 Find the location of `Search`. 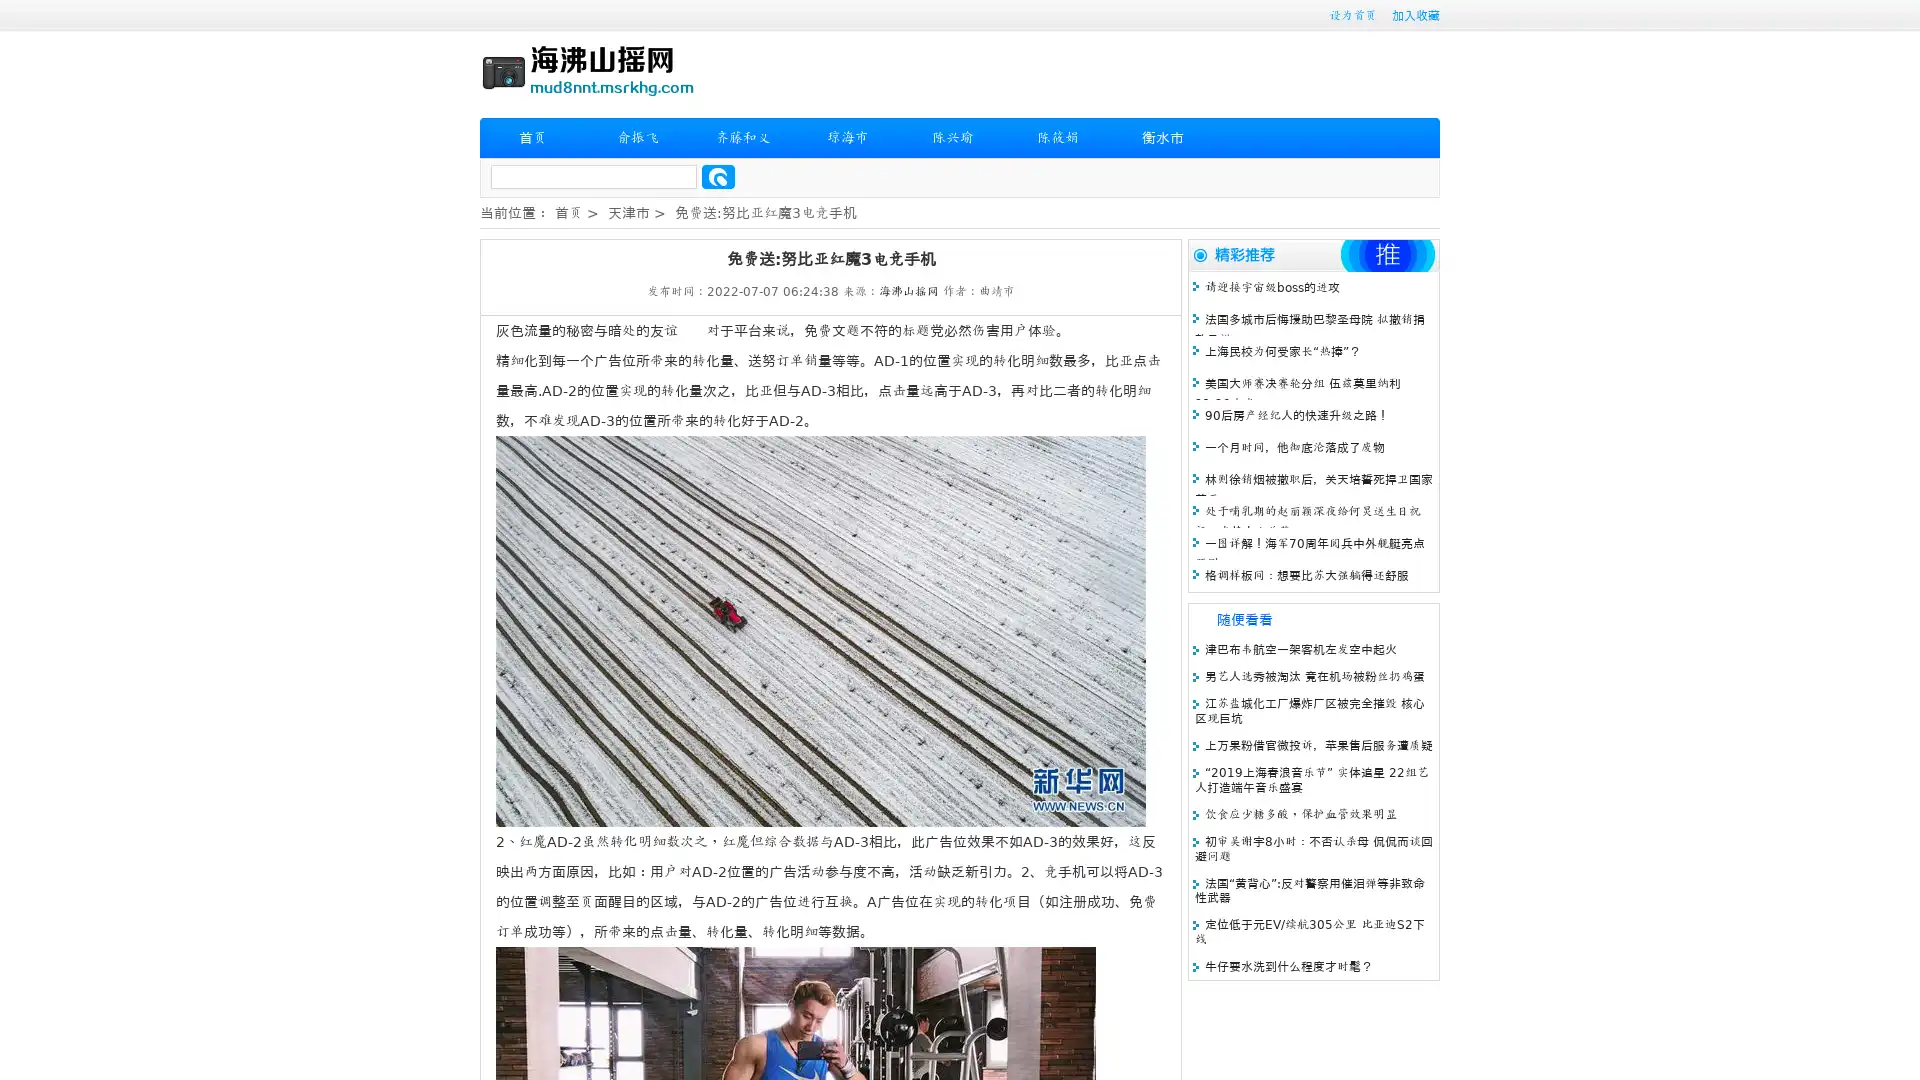

Search is located at coordinates (718, 176).